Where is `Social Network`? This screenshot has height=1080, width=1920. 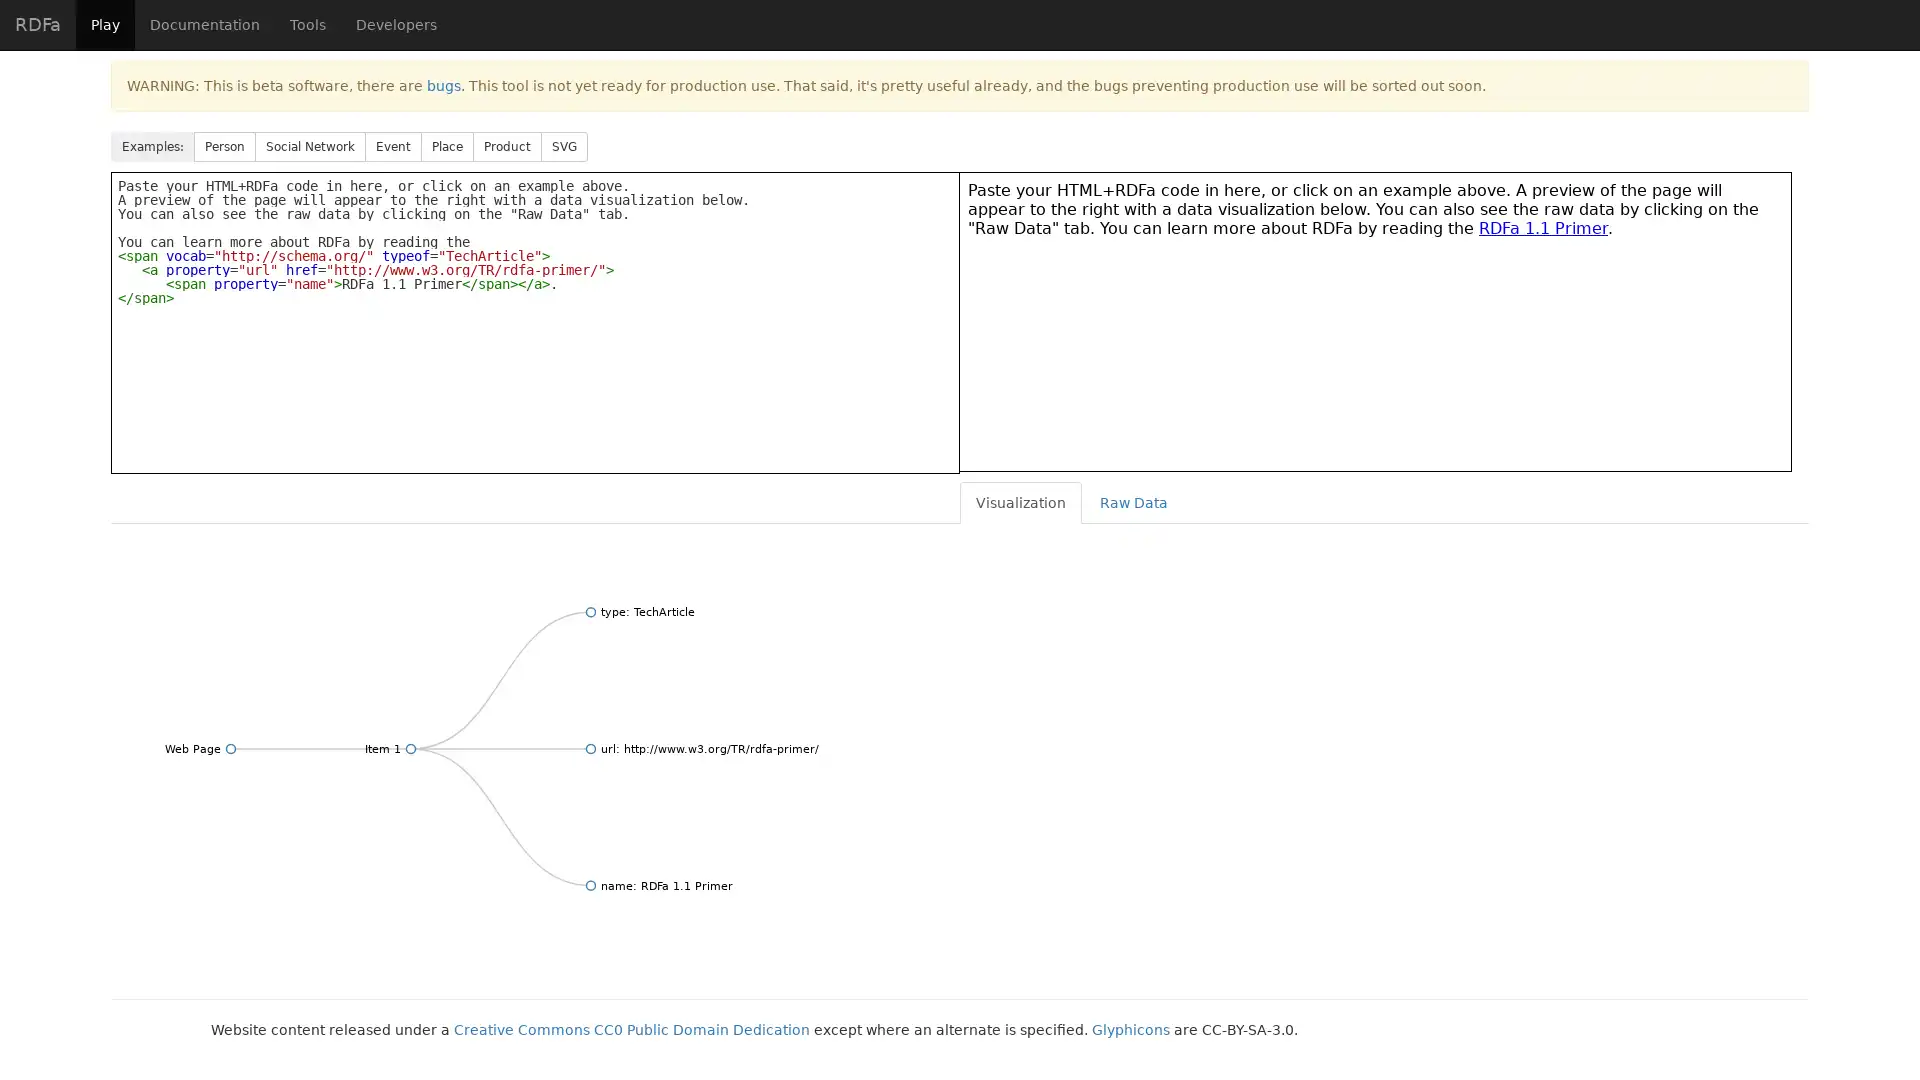 Social Network is located at coordinates (309, 145).